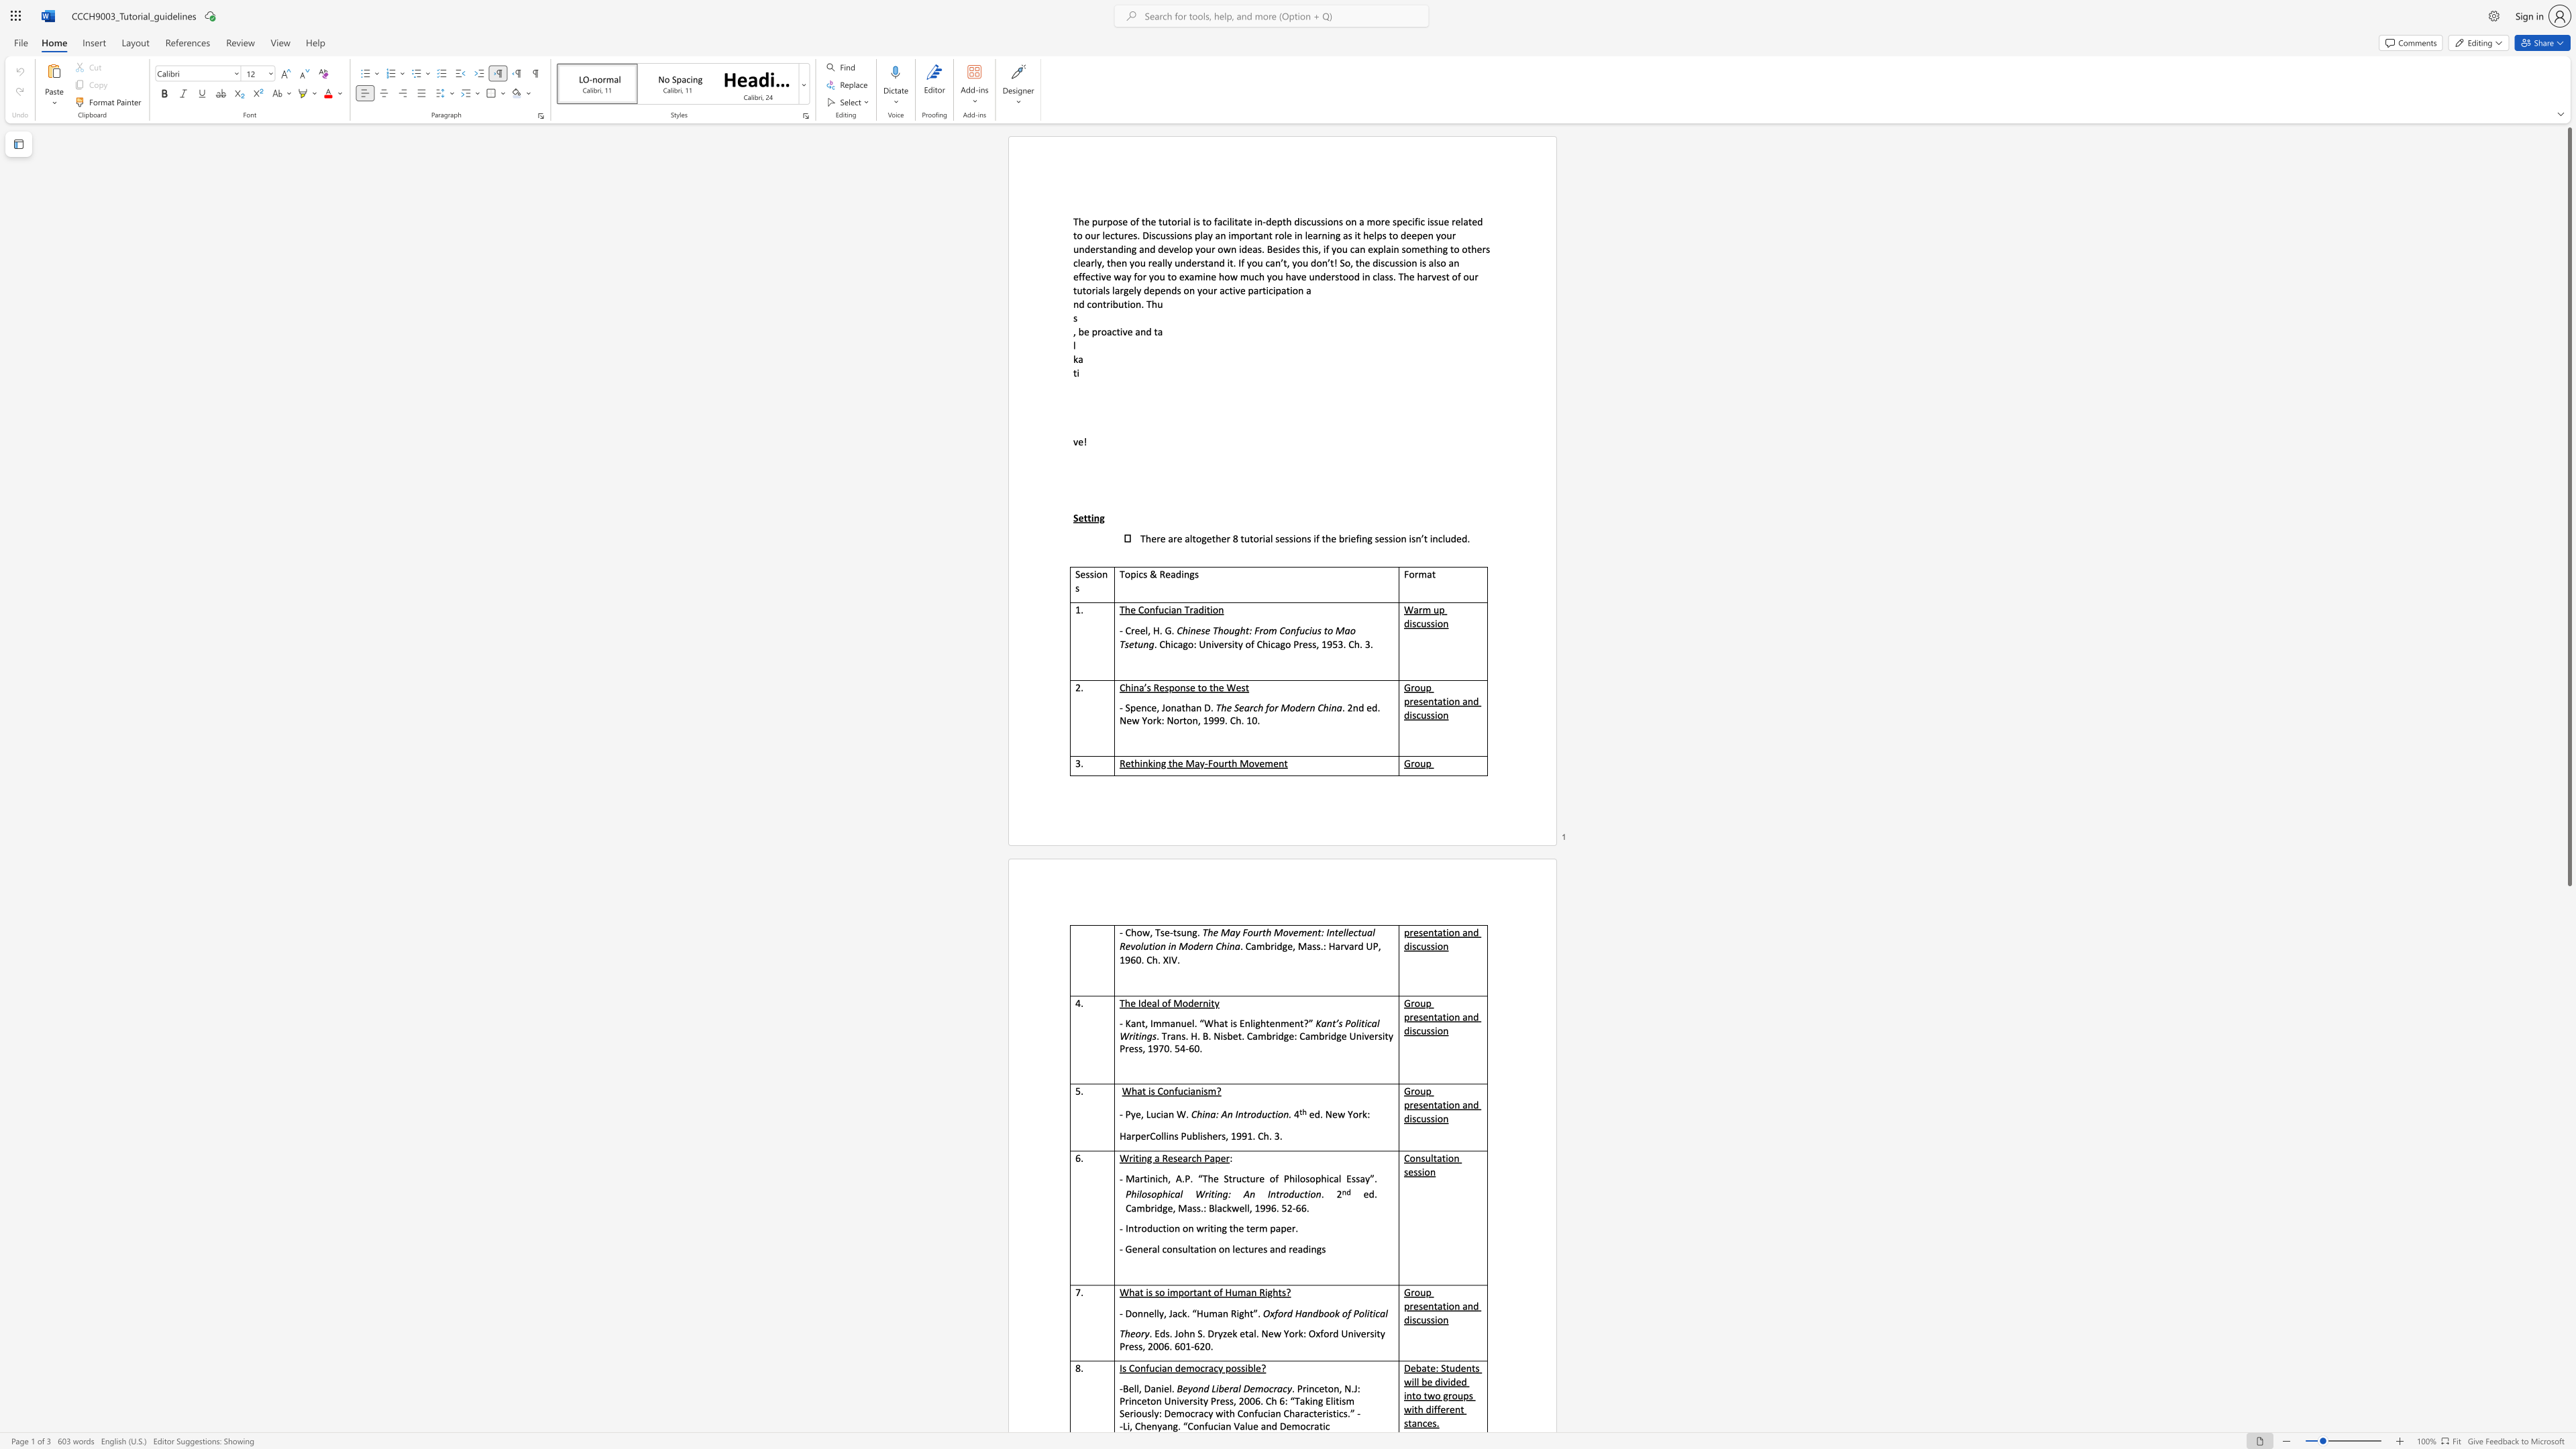 The width and height of the screenshot is (2576, 1449). Describe the element at coordinates (2568, 1053) in the screenshot. I see `the scrollbar to slide the page down` at that location.